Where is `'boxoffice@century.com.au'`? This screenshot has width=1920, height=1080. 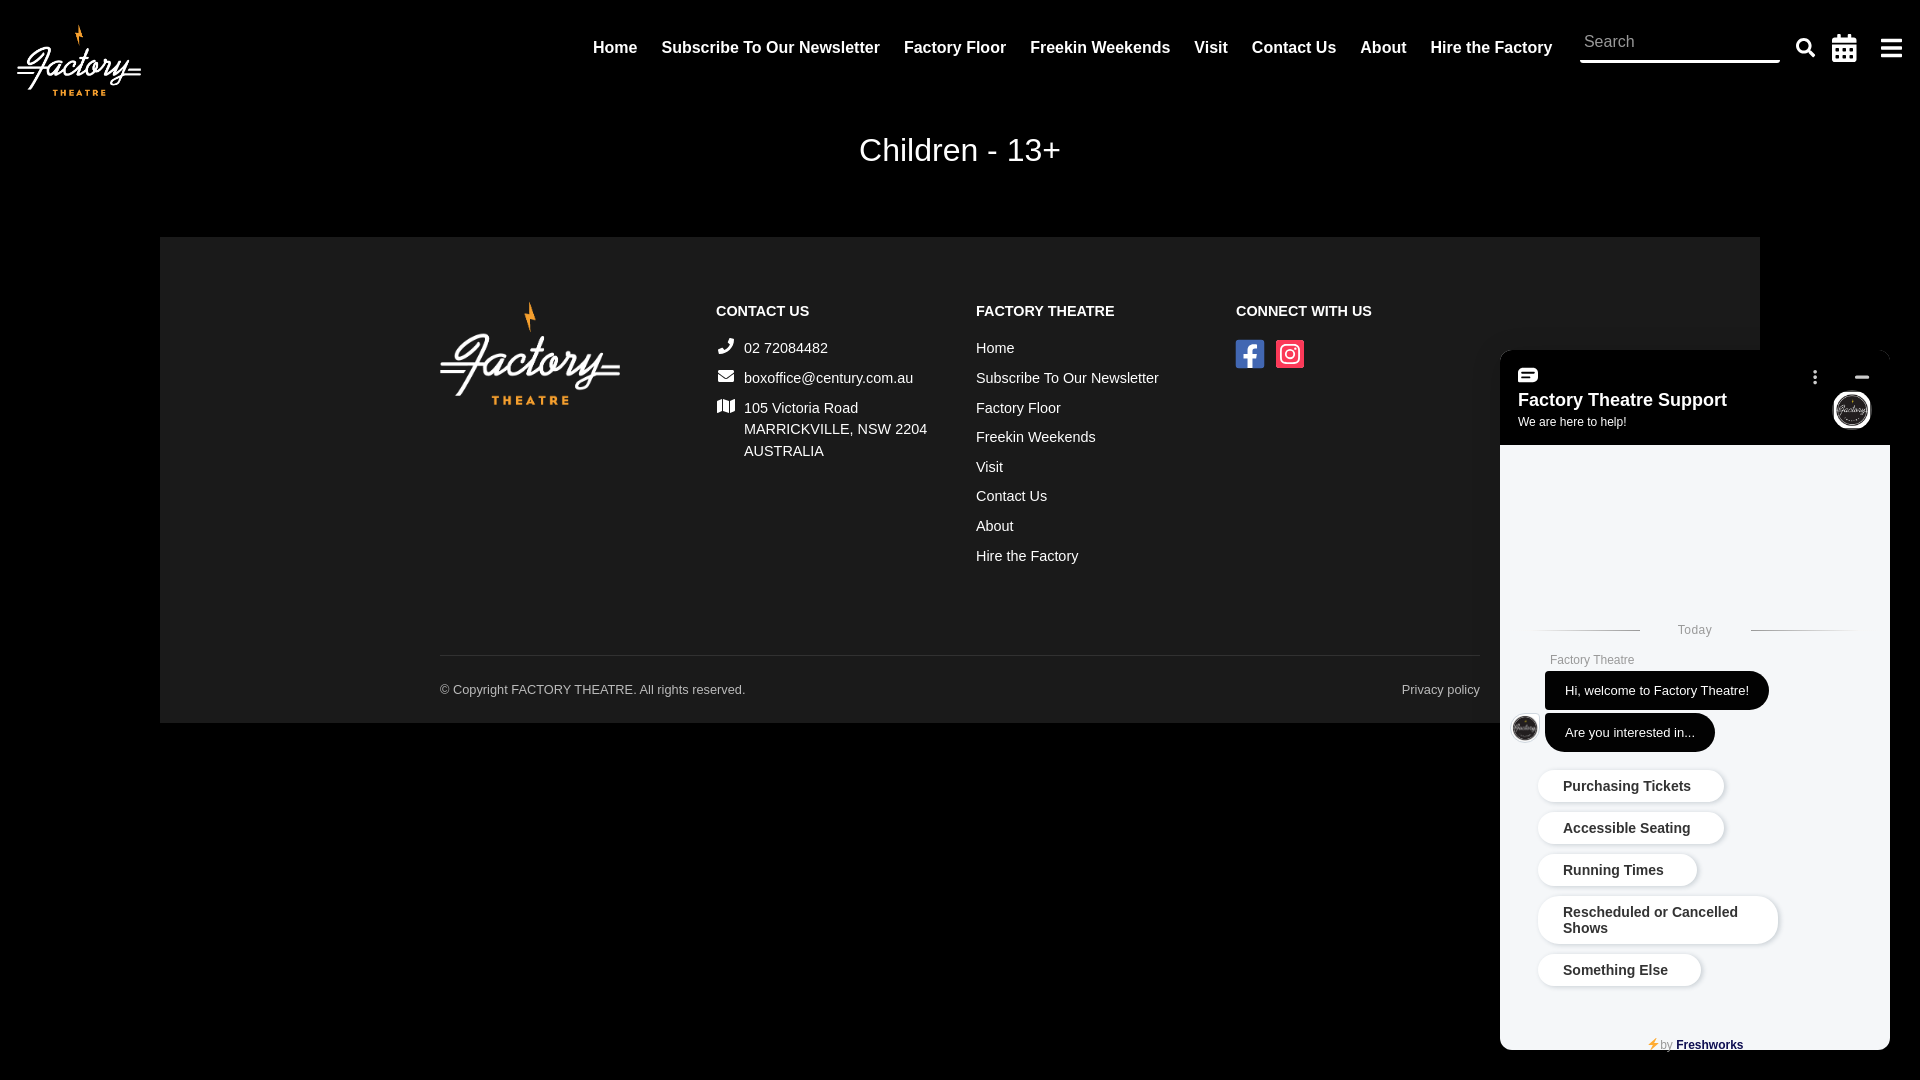 'boxoffice@century.com.au' is located at coordinates (828, 378).